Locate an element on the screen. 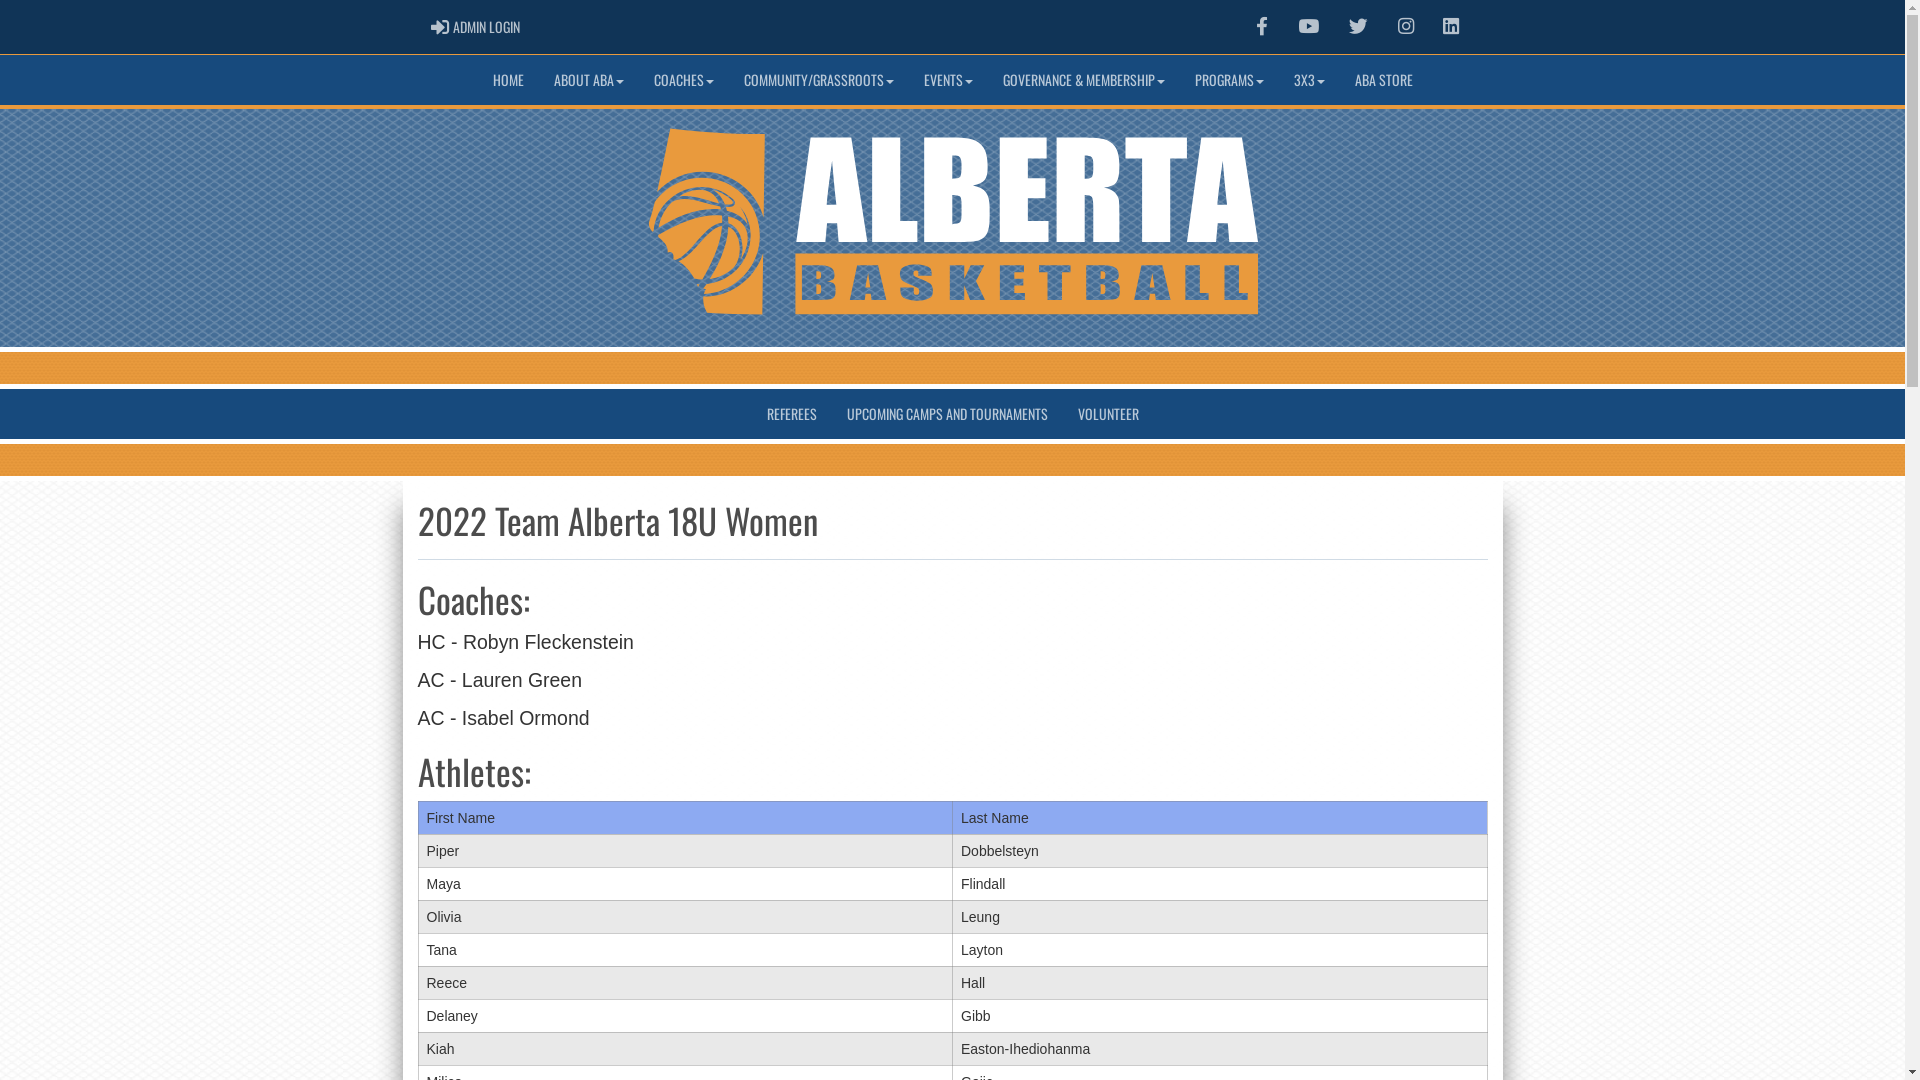 The height and width of the screenshot is (1080, 1920). 'COMMUNITY/GRASSROOTS' is located at coordinates (817, 79).